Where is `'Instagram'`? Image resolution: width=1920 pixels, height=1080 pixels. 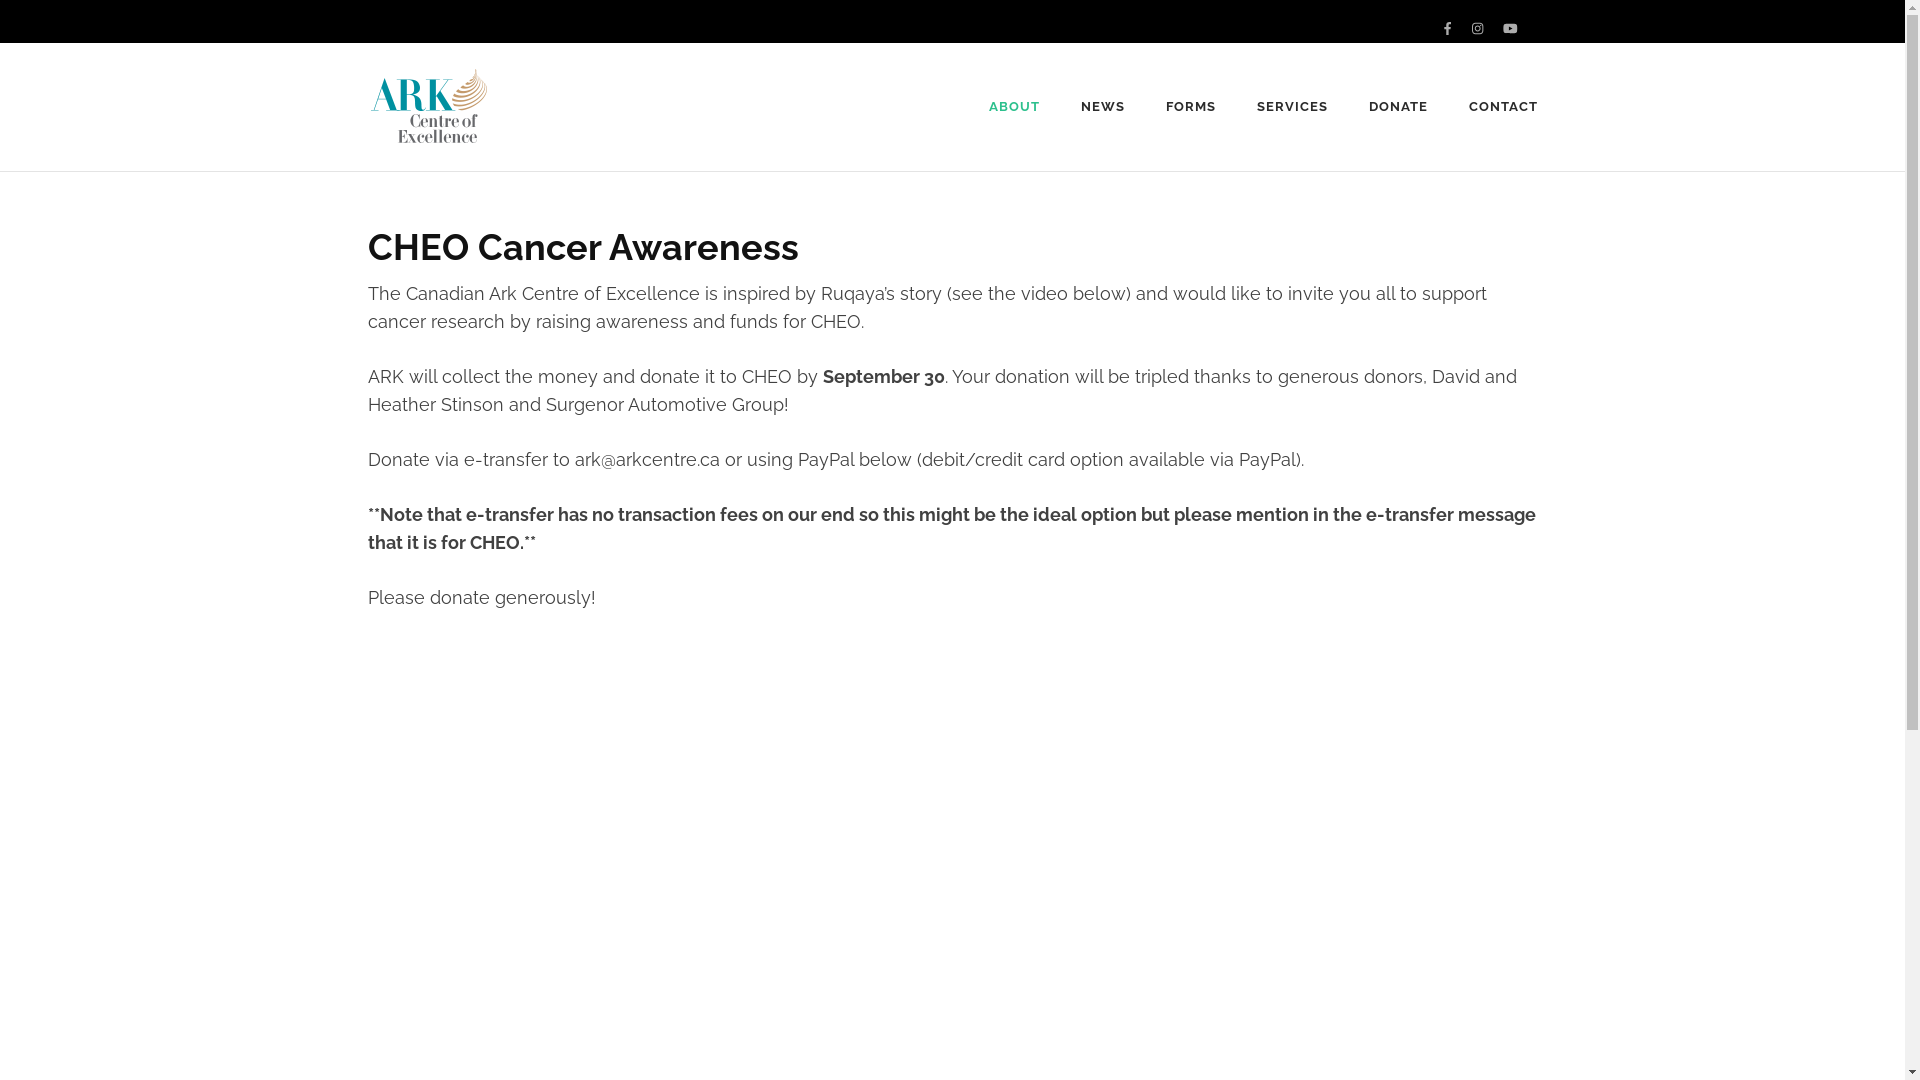
'Instagram' is located at coordinates (1477, 28).